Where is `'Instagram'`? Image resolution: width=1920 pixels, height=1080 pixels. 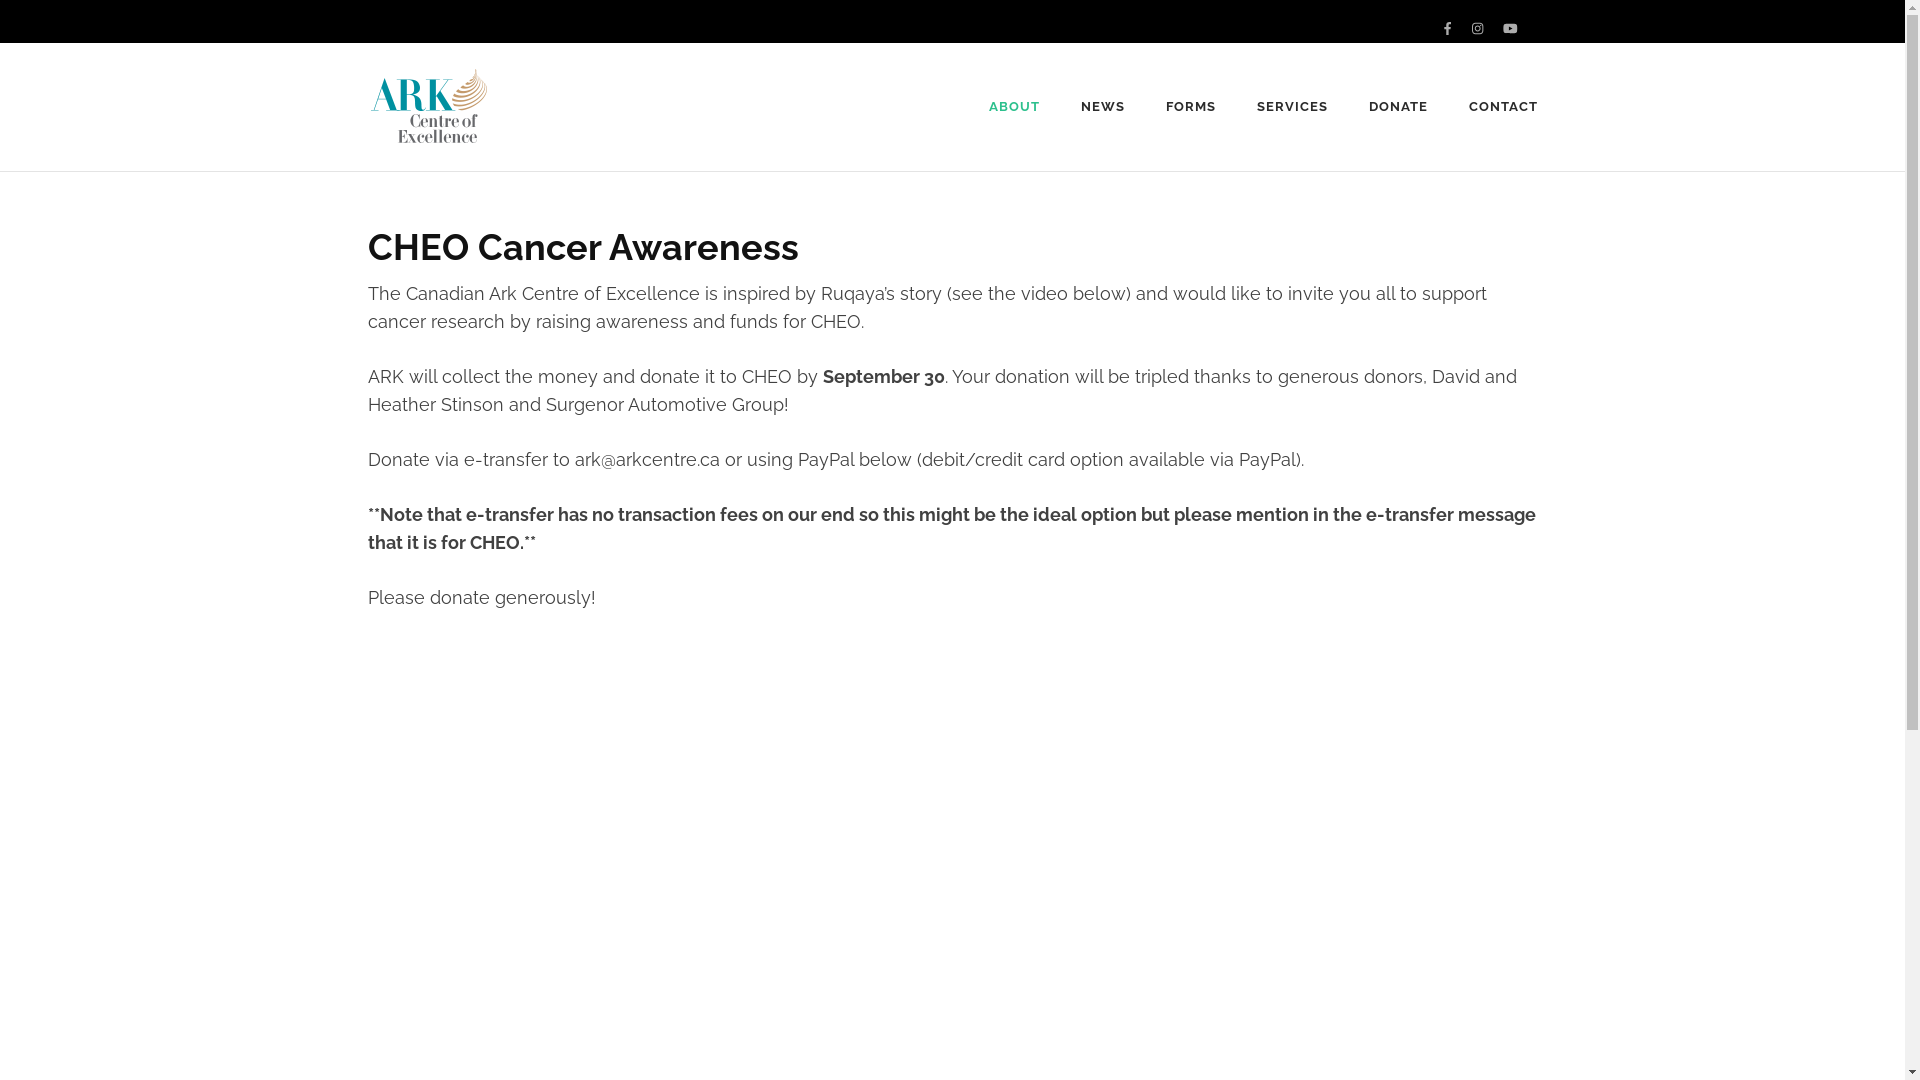
'Instagram' is located at coordinates (1477, 28).